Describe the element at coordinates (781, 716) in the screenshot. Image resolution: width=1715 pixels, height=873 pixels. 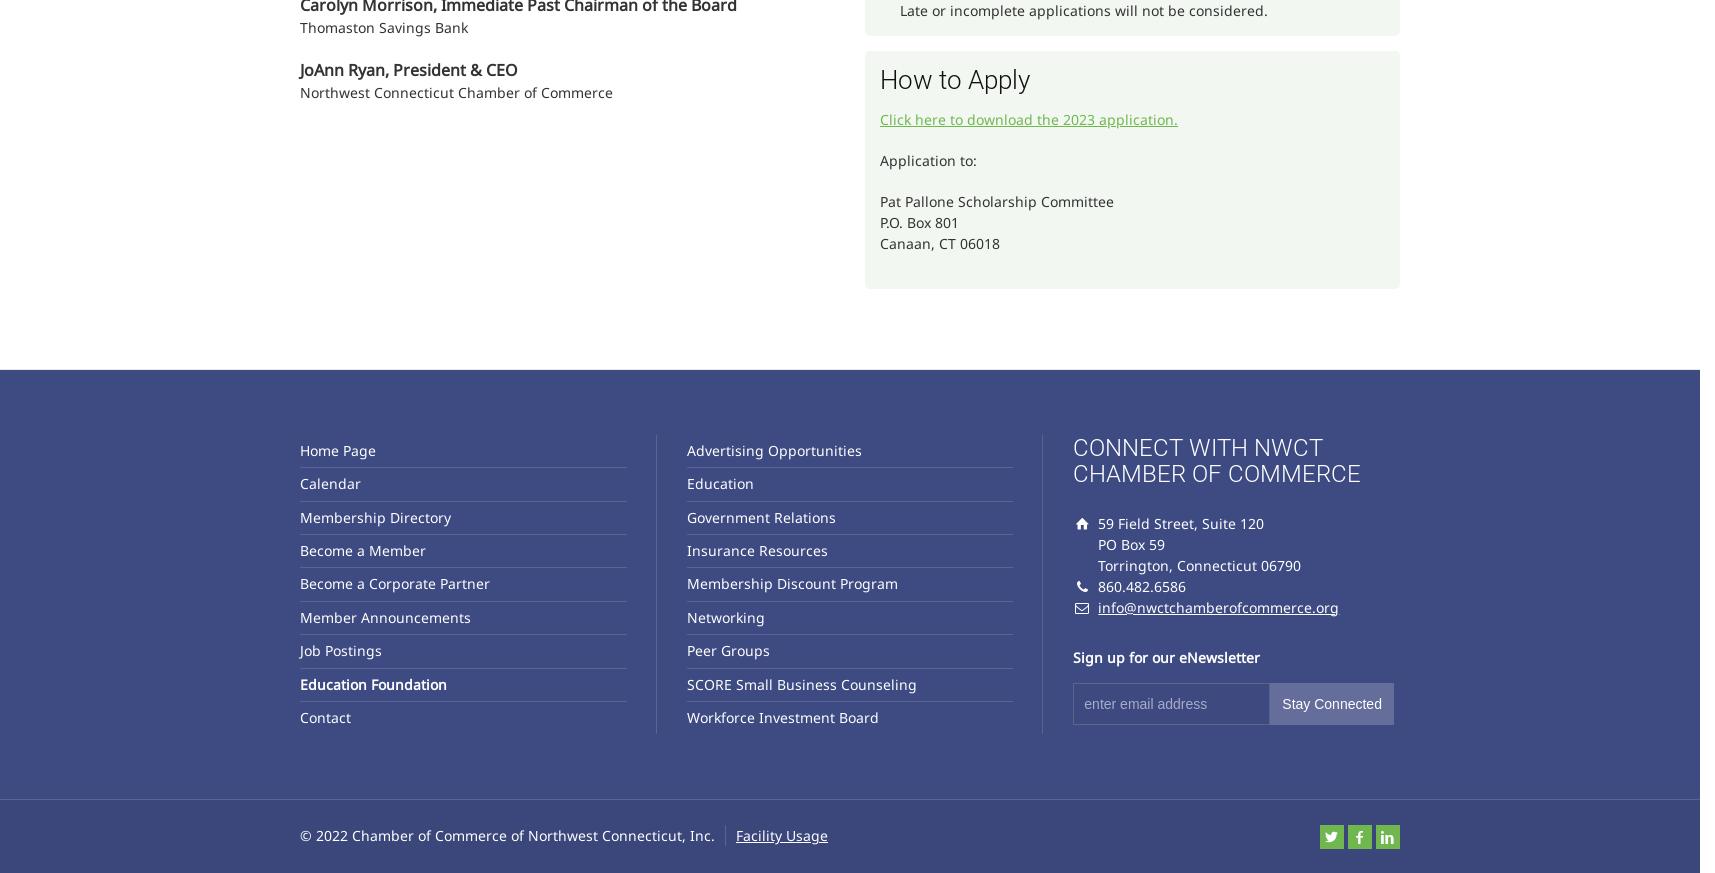
I see `'Workforce Investment Board'` at that location.